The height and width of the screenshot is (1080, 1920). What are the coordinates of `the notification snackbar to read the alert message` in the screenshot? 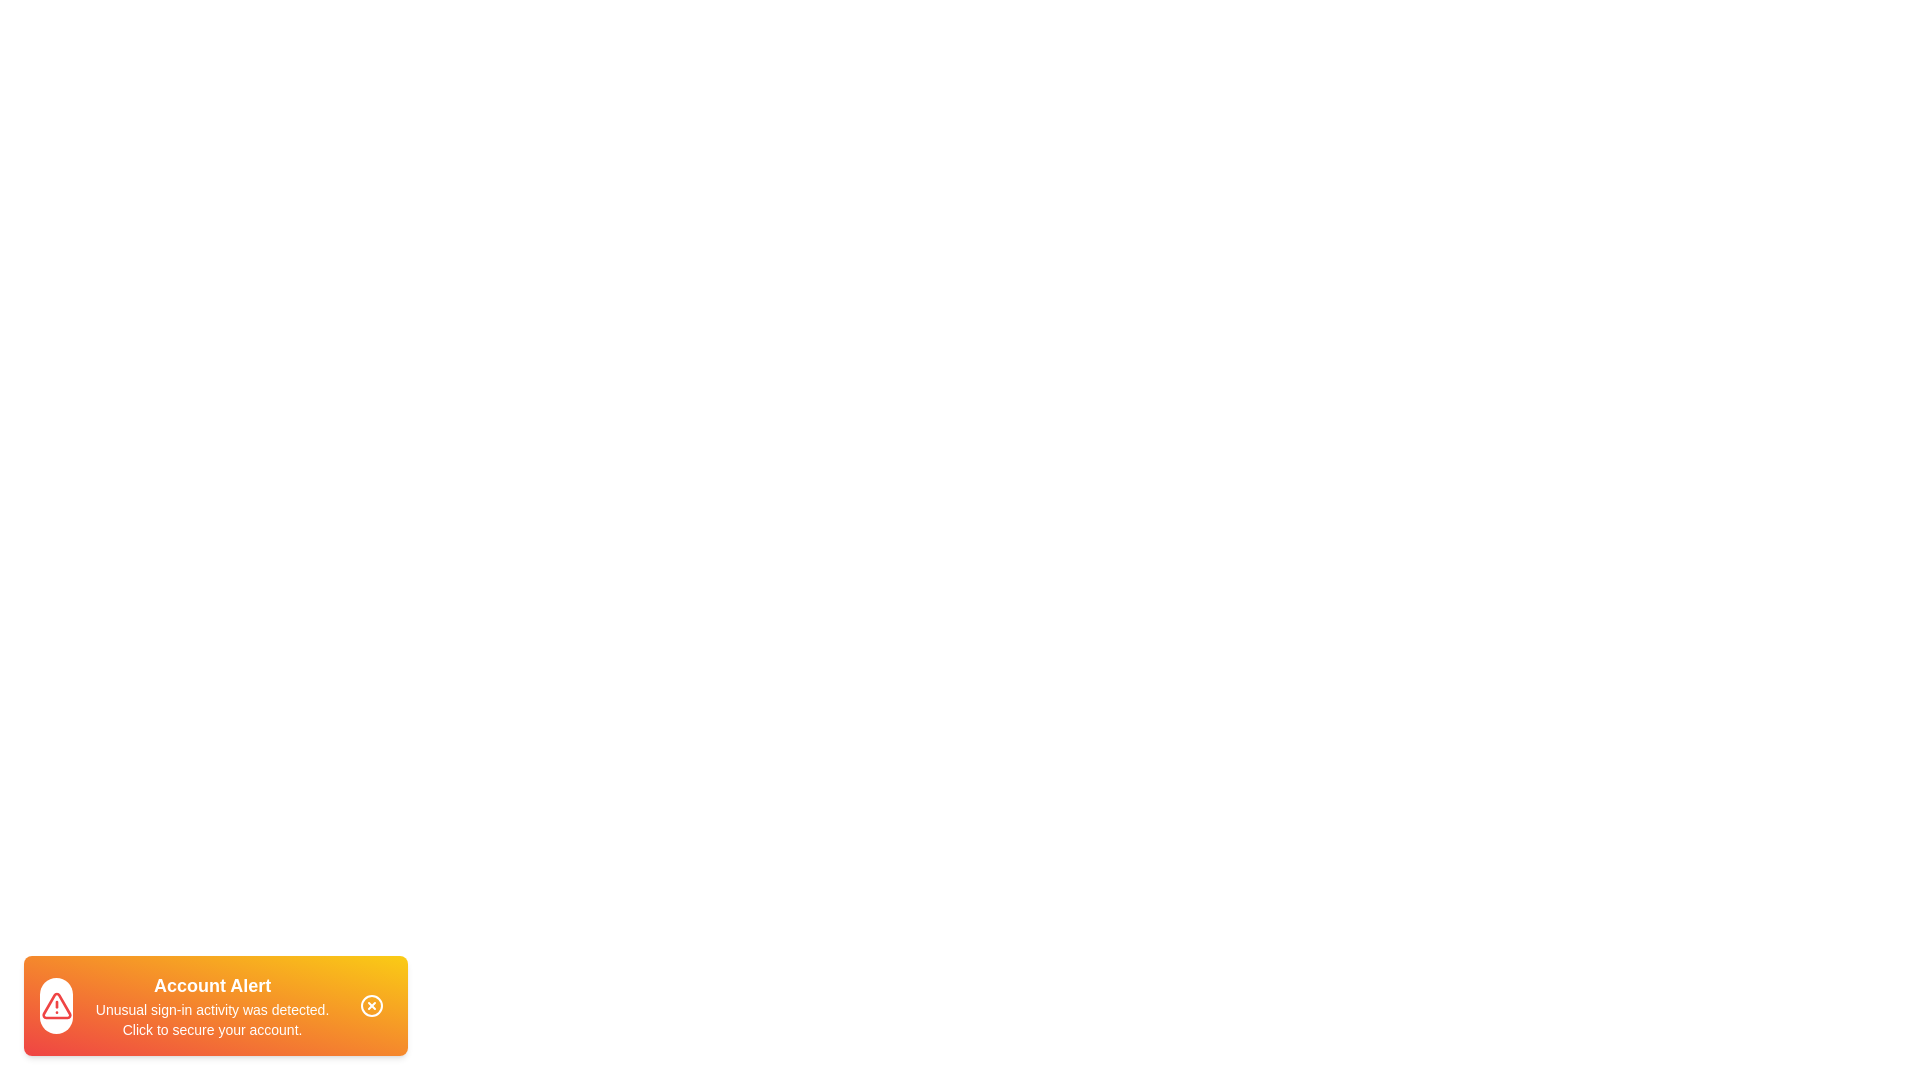 It's located at (216, 1006).